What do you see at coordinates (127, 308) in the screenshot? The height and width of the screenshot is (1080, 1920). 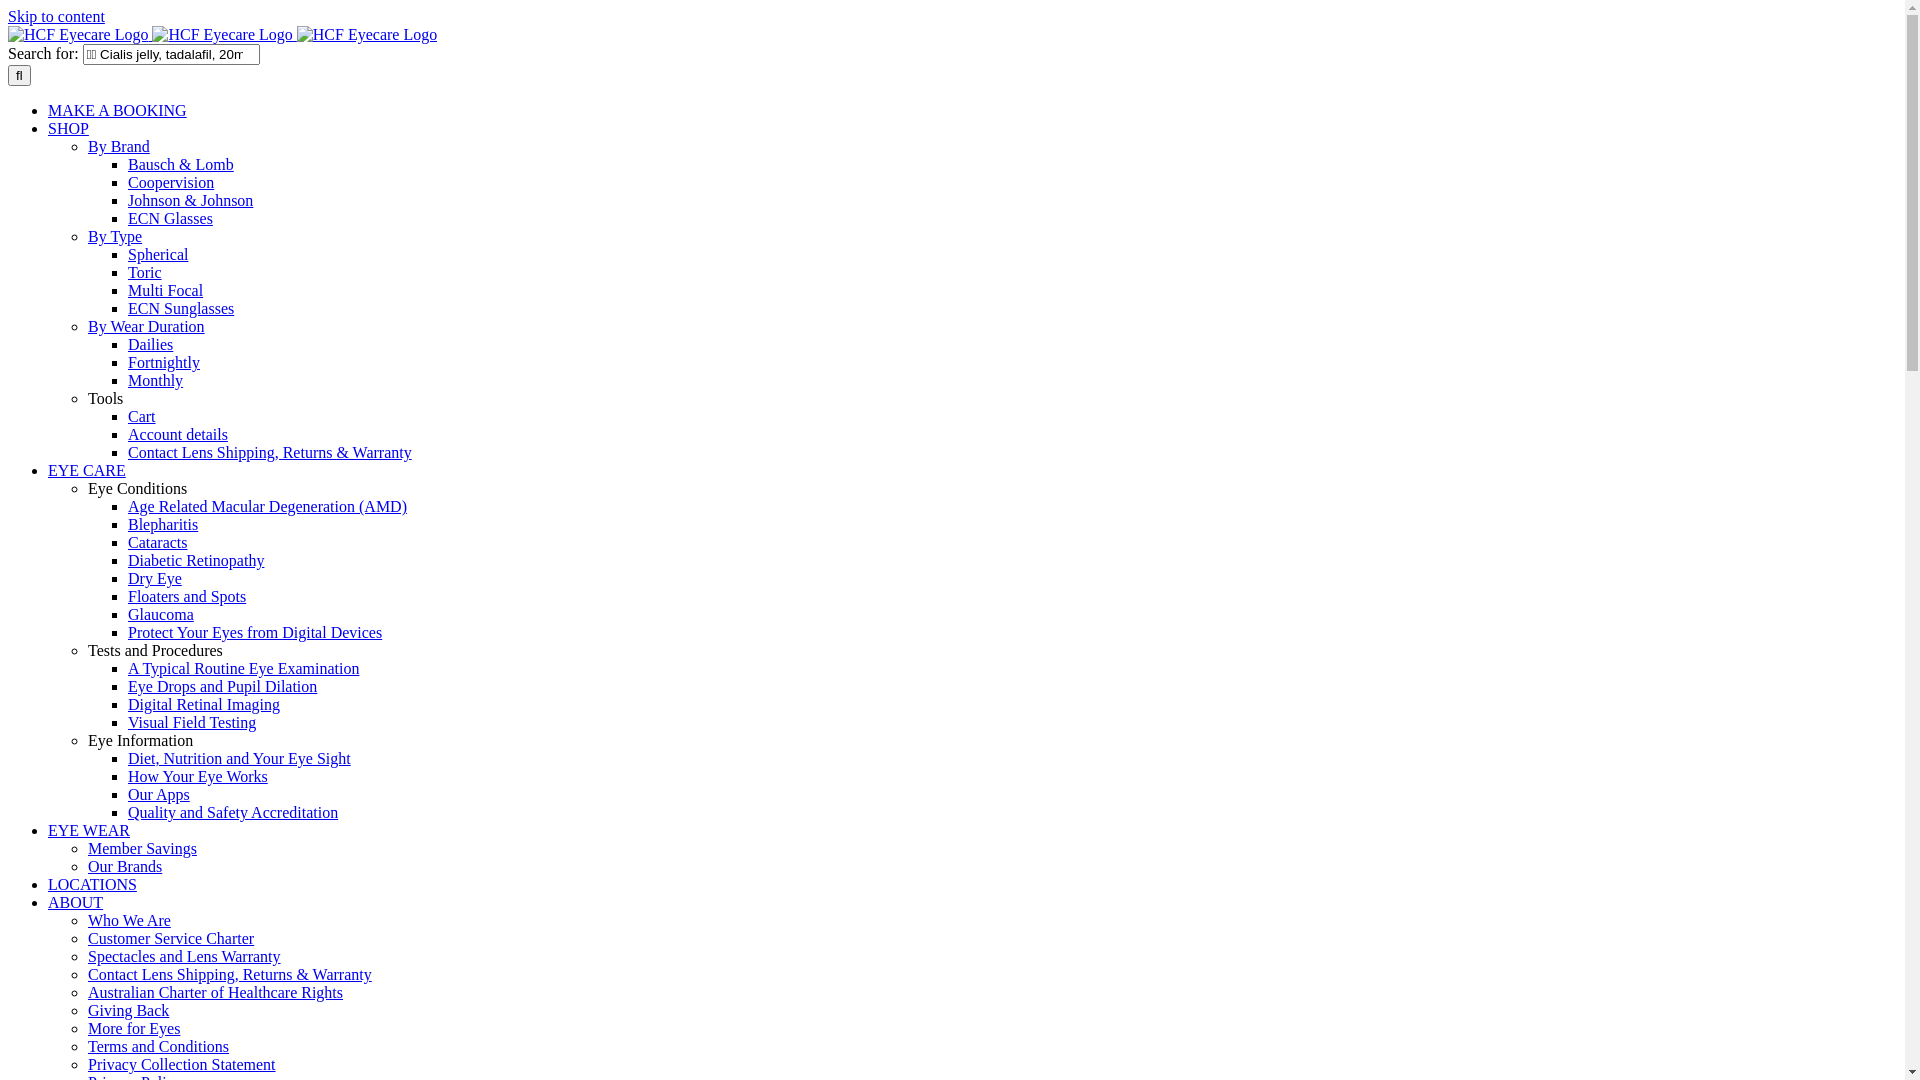 I see `'ECN Sunglasses'` at bounding box center [127, 308].